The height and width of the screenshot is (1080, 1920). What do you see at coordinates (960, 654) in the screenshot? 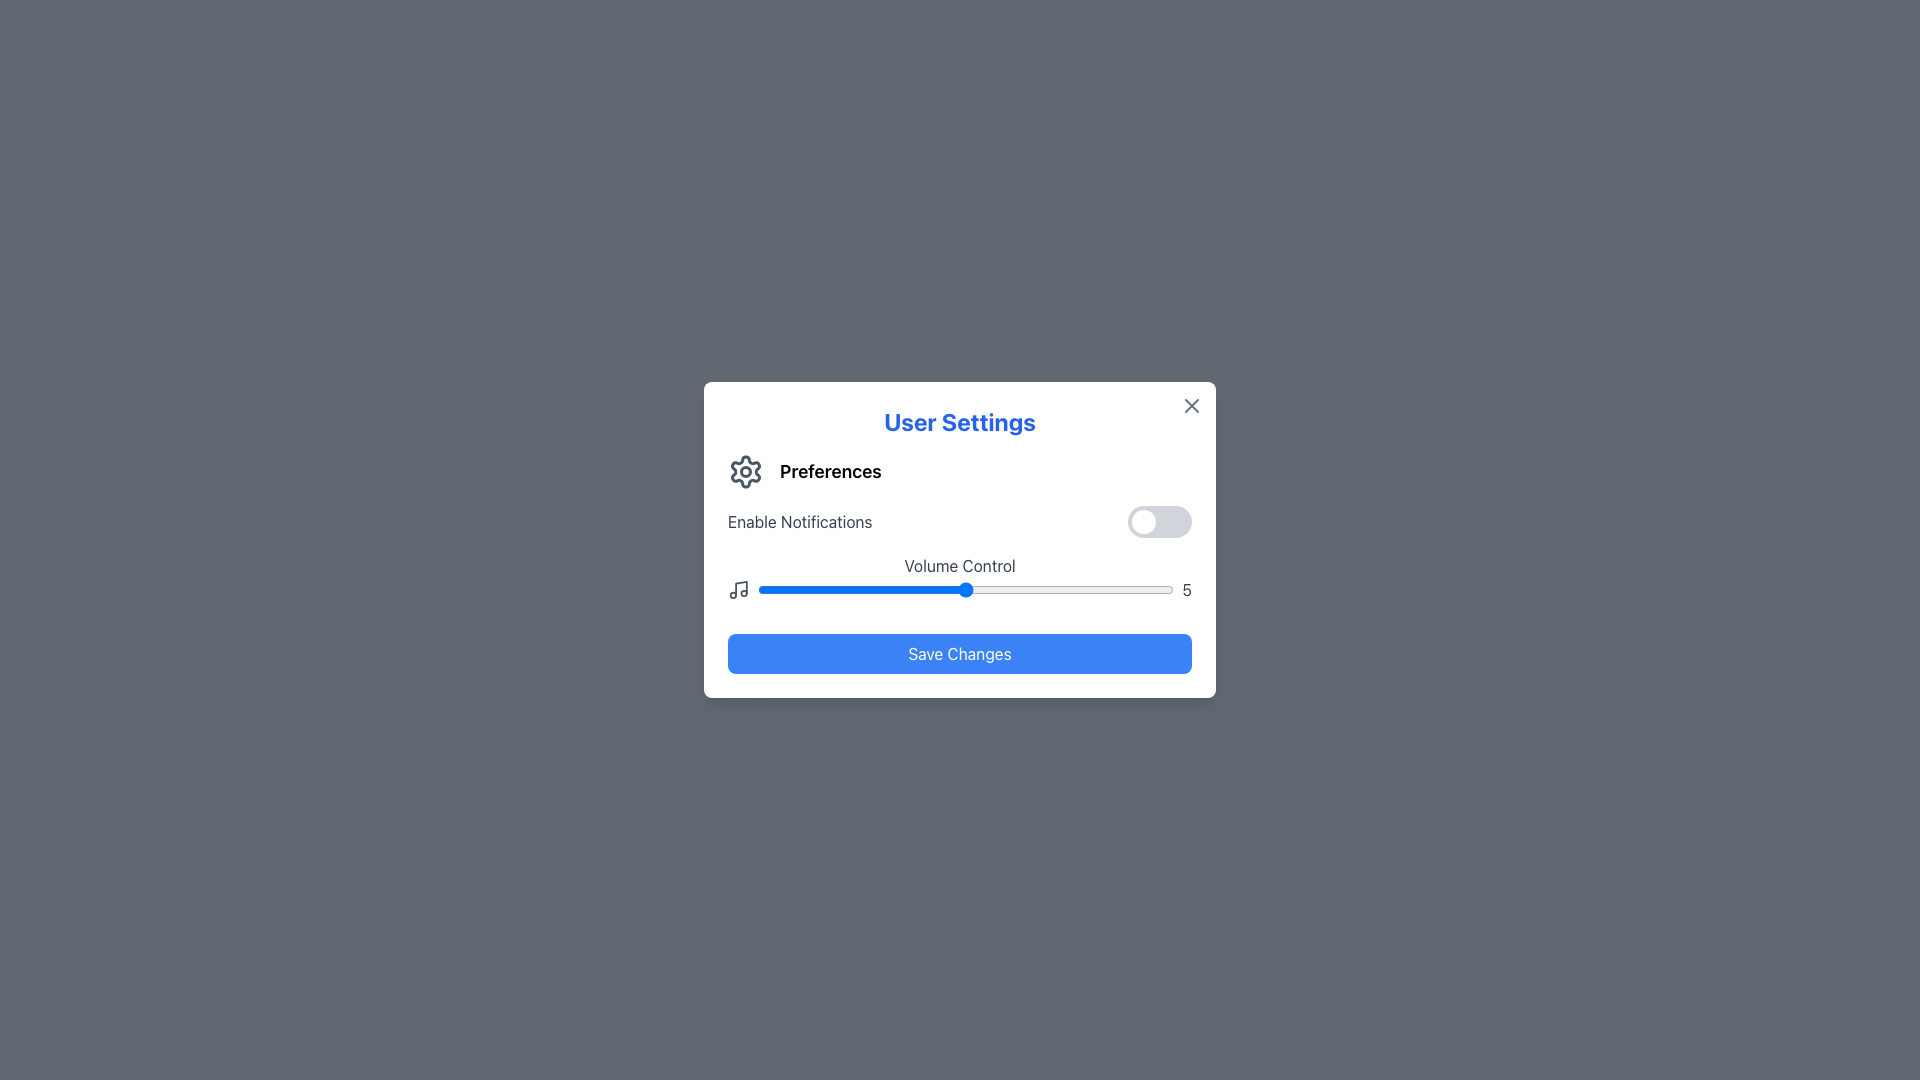
I see `the 'Save Changes' button located at the bottom of the 'User Settings' dialog to observe the hover effects` at bounding box center [960, 654].